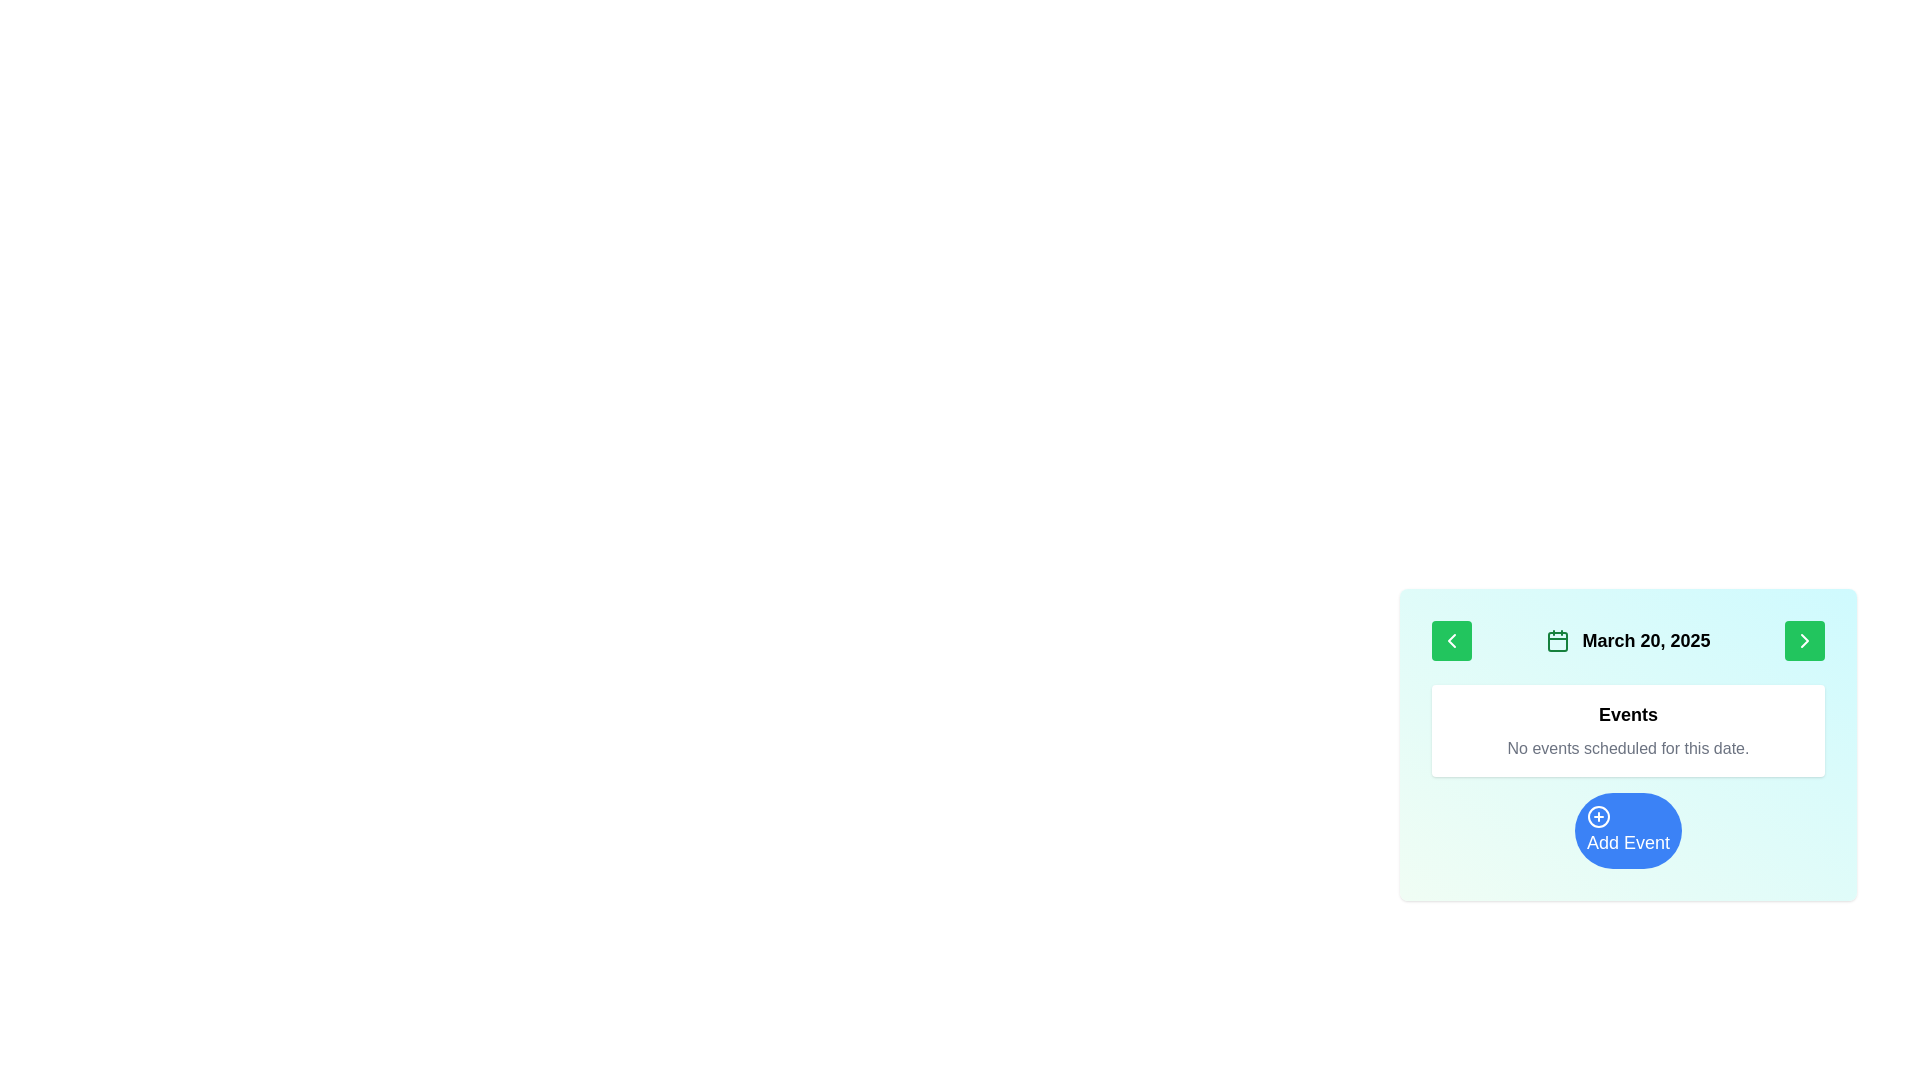 This screenshot has width=1920, height=1080. What do you see at coordinates (1804, 640) in the screenshot?
I see `the rightward-pointing arrow SVG icon located in the top-right corner of the calendar interface beside the date text 'March 20, 2025'` at bounding box center [1804, 640].